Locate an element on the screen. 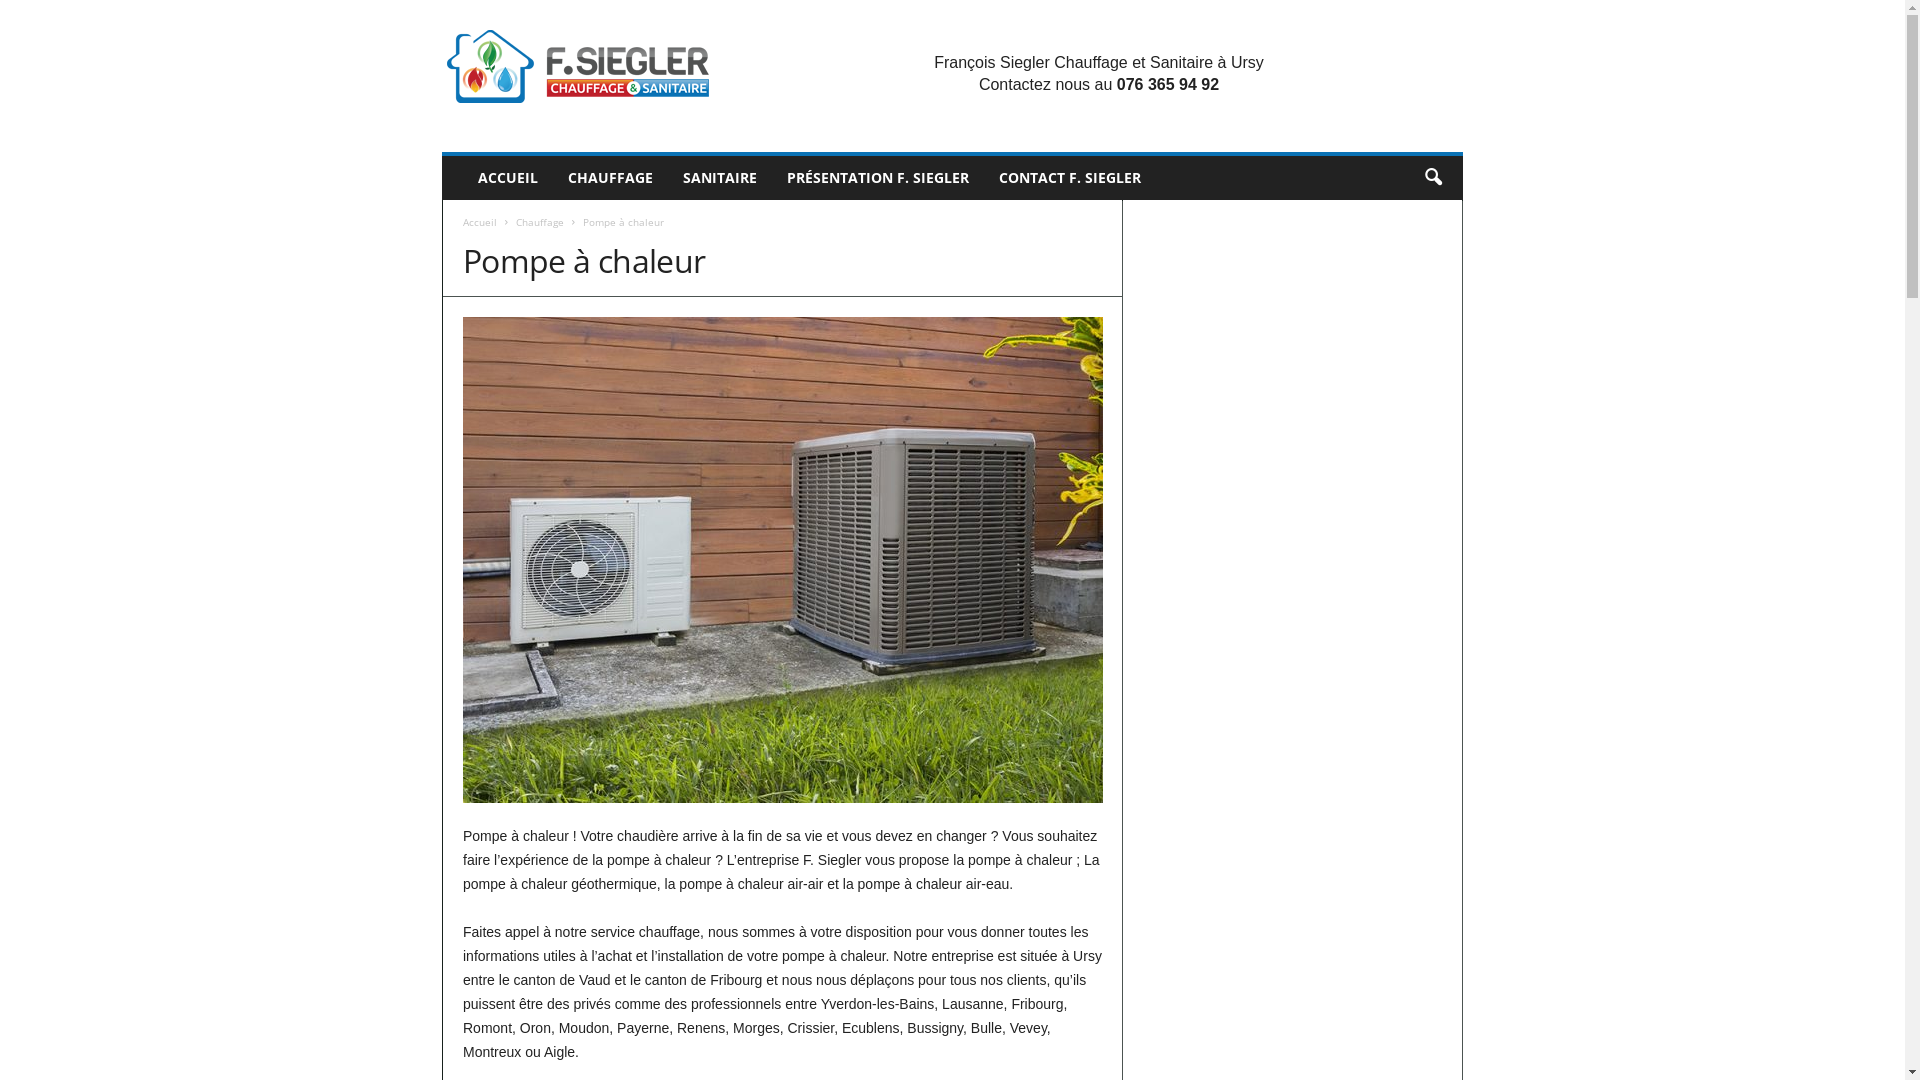  'Chauffage sanitaire F.Siegler' is located at coordinates (576, 64).